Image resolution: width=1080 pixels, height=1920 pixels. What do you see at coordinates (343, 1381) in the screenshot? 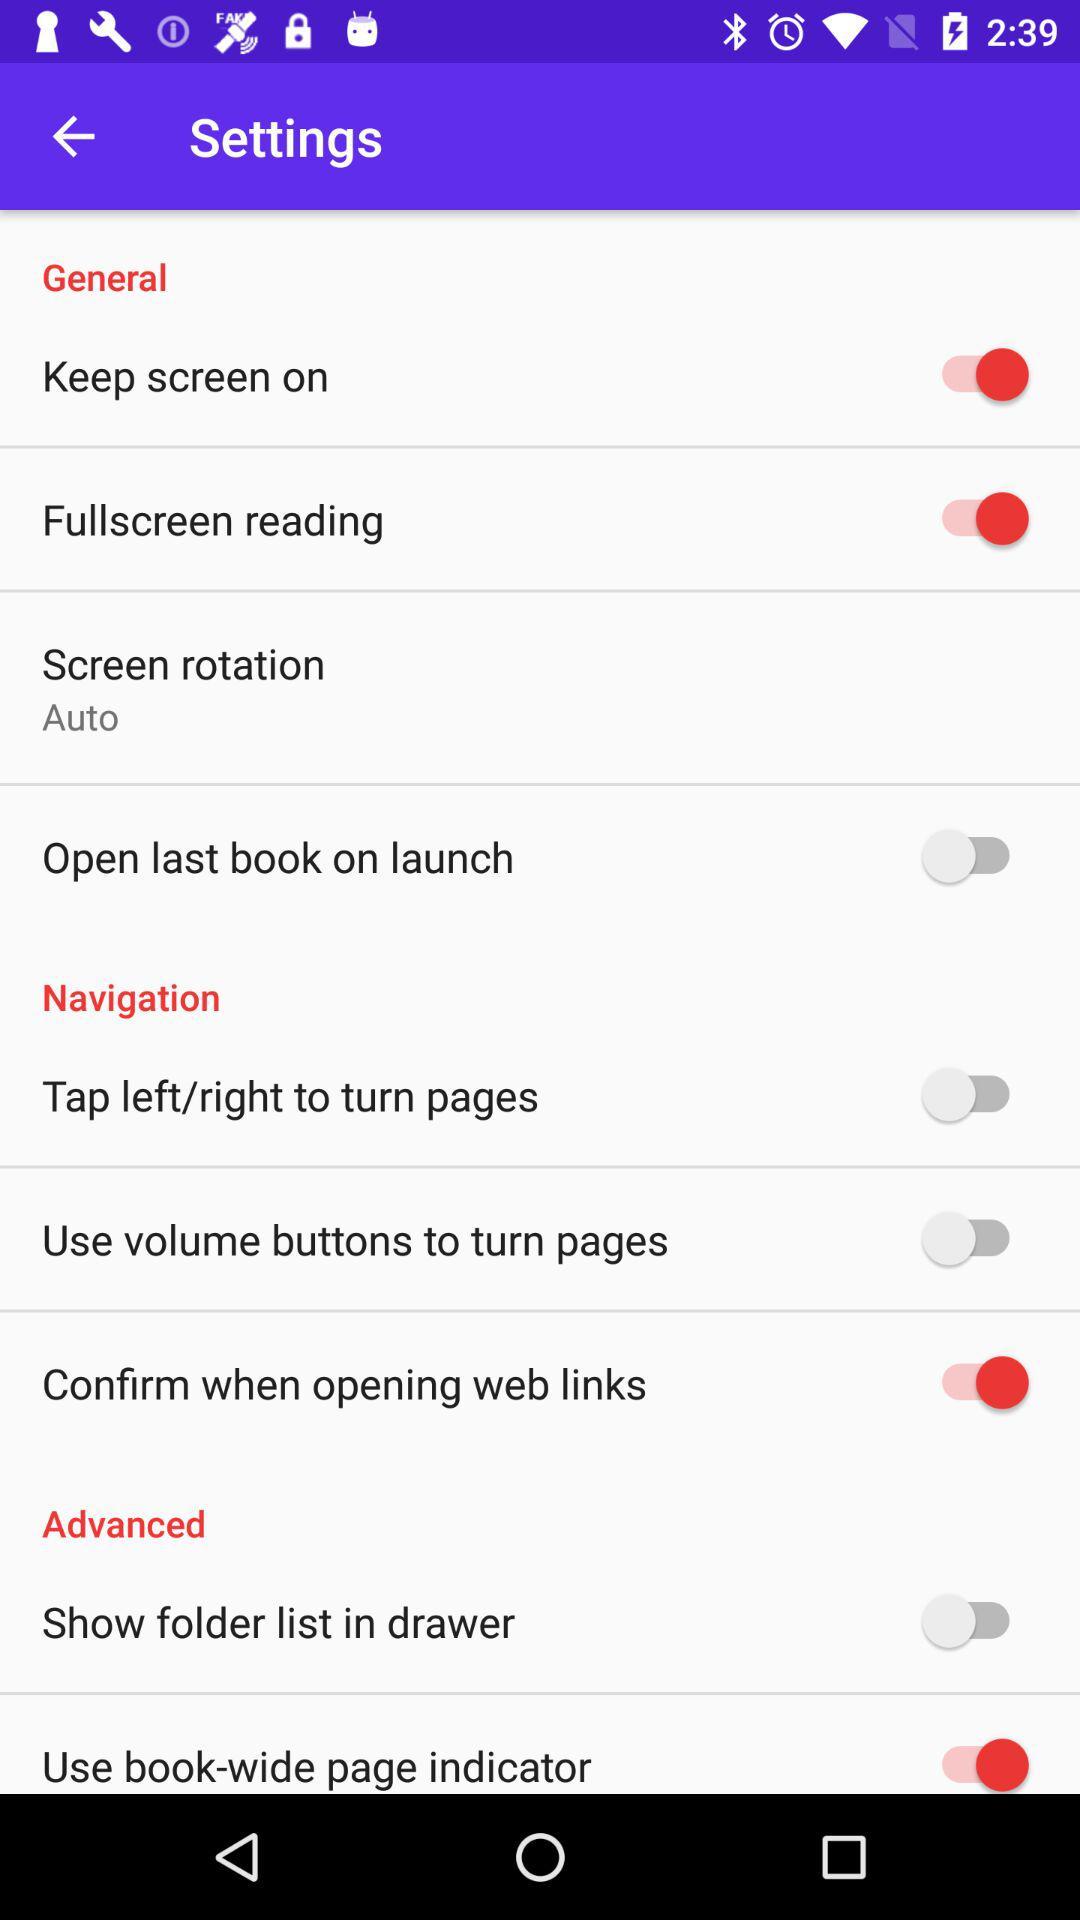
I see `confirm when opening` at bounding box center [343, 1381].